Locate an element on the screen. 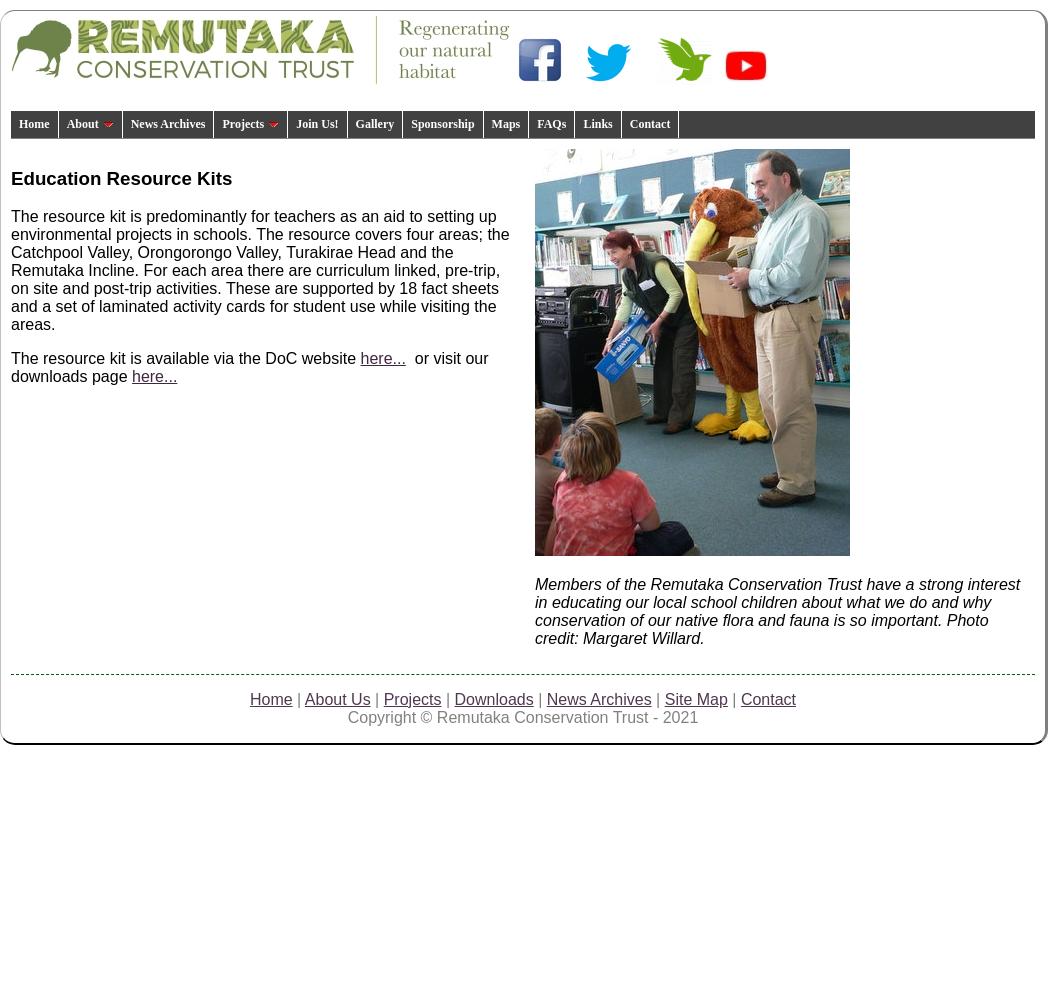 The height and width of the screenshot is (1000, 1048). 'The resource kit is predominantly for teachers as an aid to setting up 
		environmental projects in schools. The resource covers four areas; the Catchpool Valley, Orongorongo Valley, 
		Turakirae Head and the Remutaka Incline. For each area there are curriculum linked, pre-trip, on site and 
		post-trip activities. These are supported by 18 fact sheets and a set of laminated activity cards 
		for student use while visiting the areas.' is located at coordinates (260, 270).